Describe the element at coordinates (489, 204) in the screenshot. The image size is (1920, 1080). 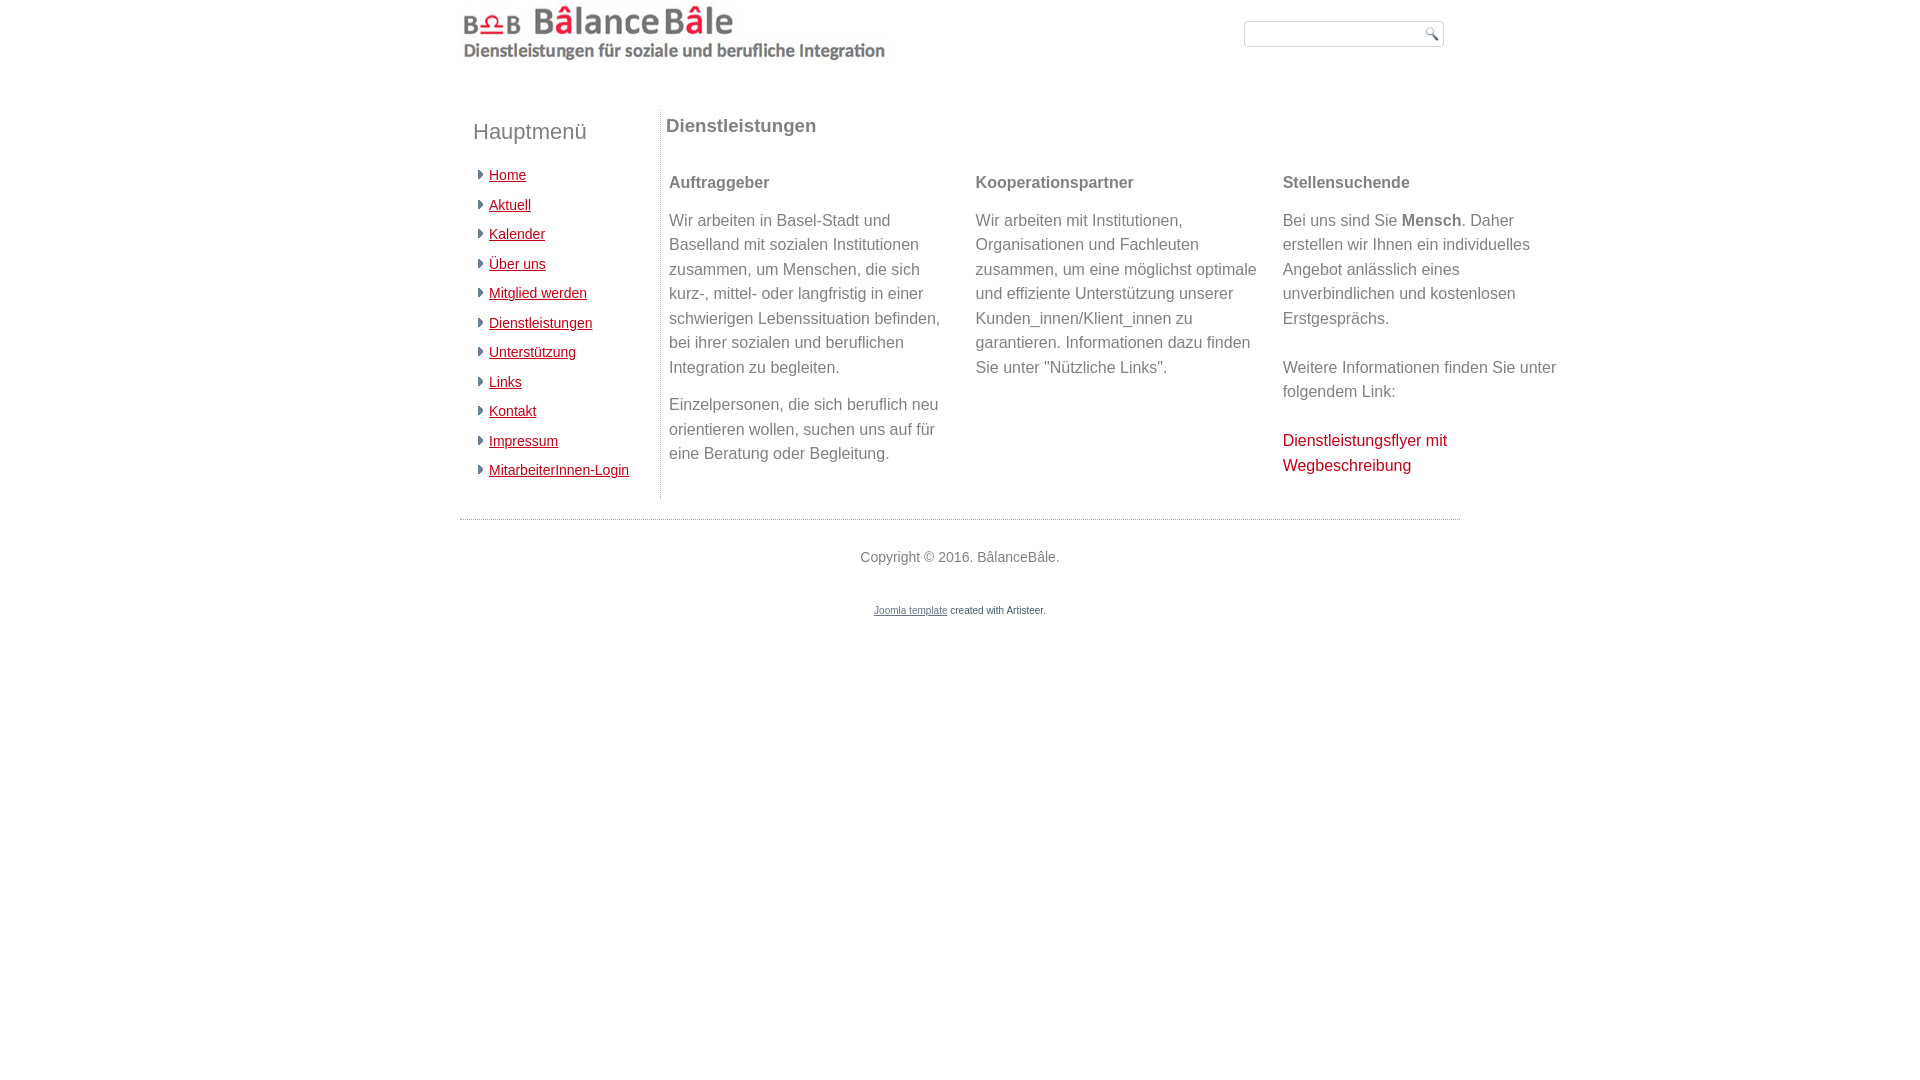
I see `'Aktuell'` at that location.